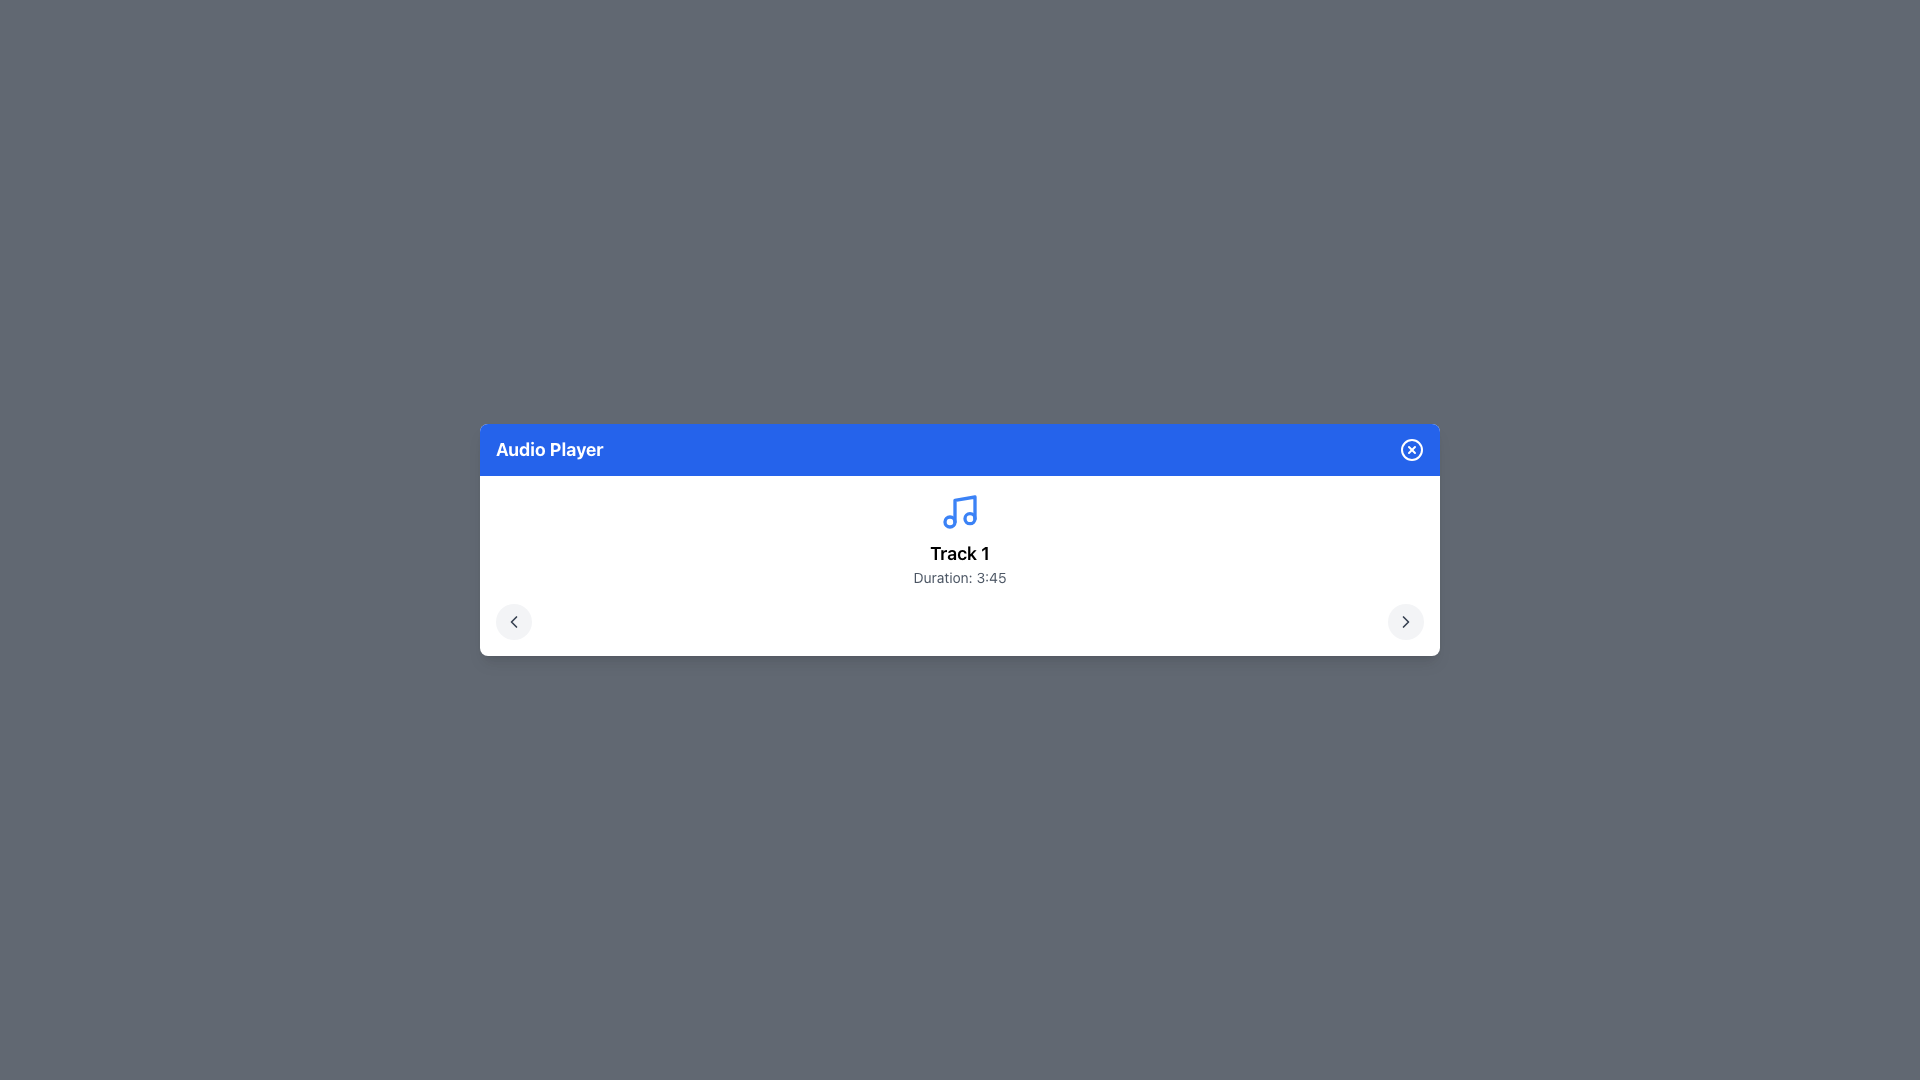 This screenshot has height=1080, width=1920. Describe the element at coordinates (960, 563) in the screenshot. I see `displayed information from the Text Display Component that shows the title and duration of a track in the music-playing application interface, which is centrally positioned below the 'Audio Player' title bar` at that location.